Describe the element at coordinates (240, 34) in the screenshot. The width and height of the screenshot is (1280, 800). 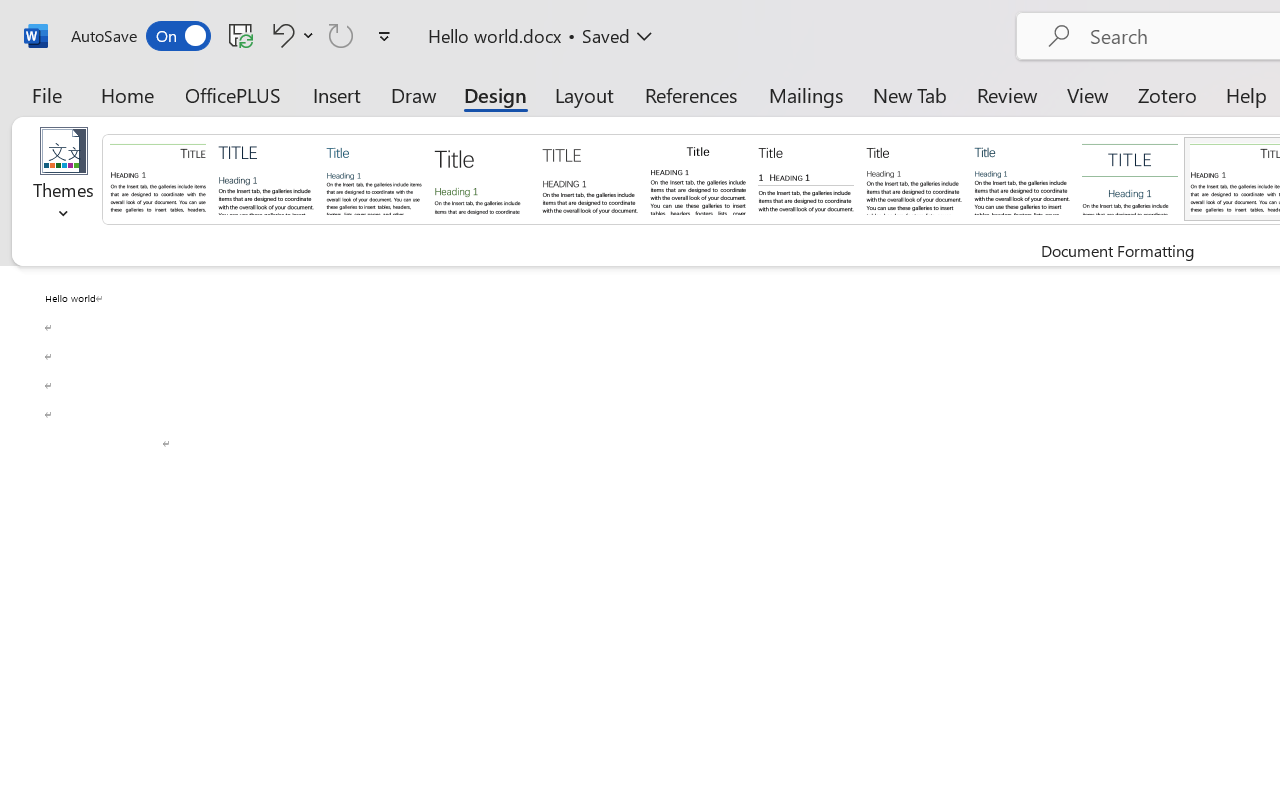
I see `'Save'` at that location.